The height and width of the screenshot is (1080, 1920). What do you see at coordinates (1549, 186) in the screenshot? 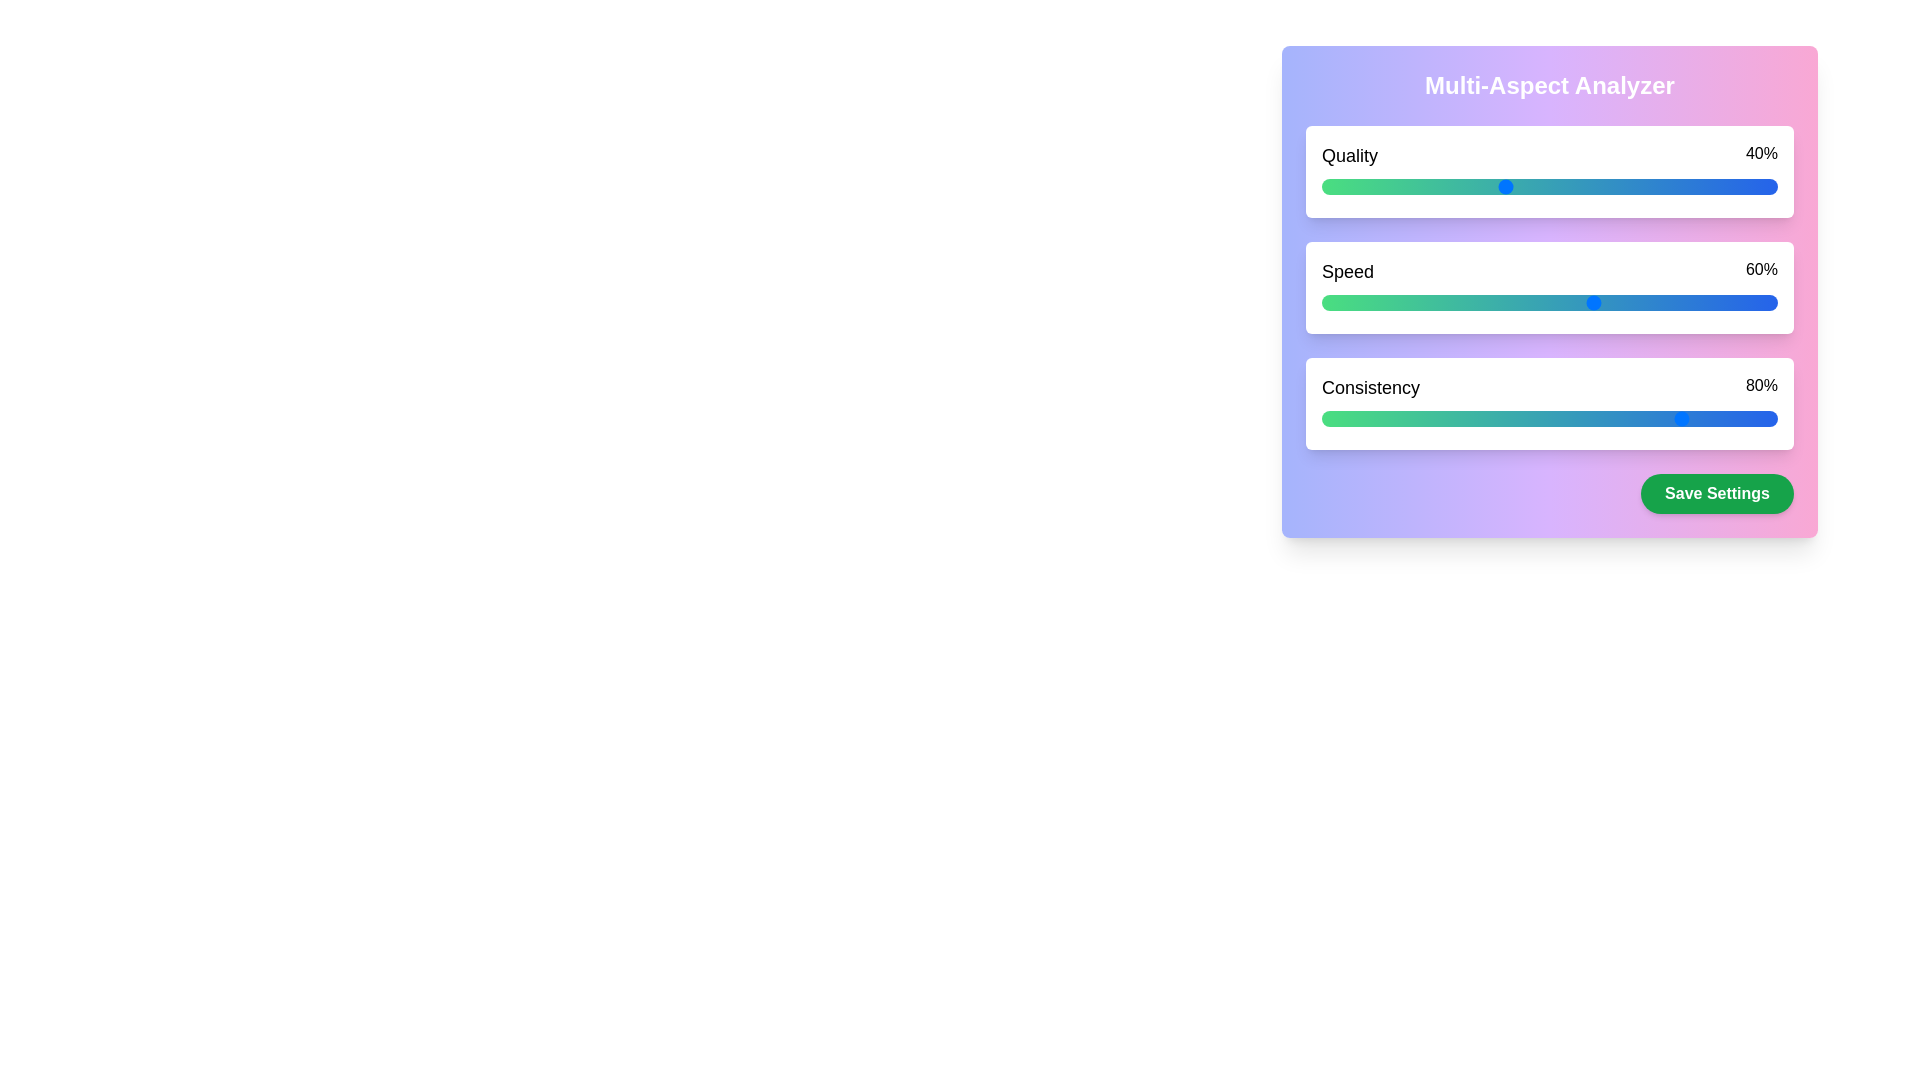
I see `the range slider bar to set a value for the 'Quality' parameter, located below the text 'Quality' and above the '40%' percentage indicator` at bounding box center [1549, 186].